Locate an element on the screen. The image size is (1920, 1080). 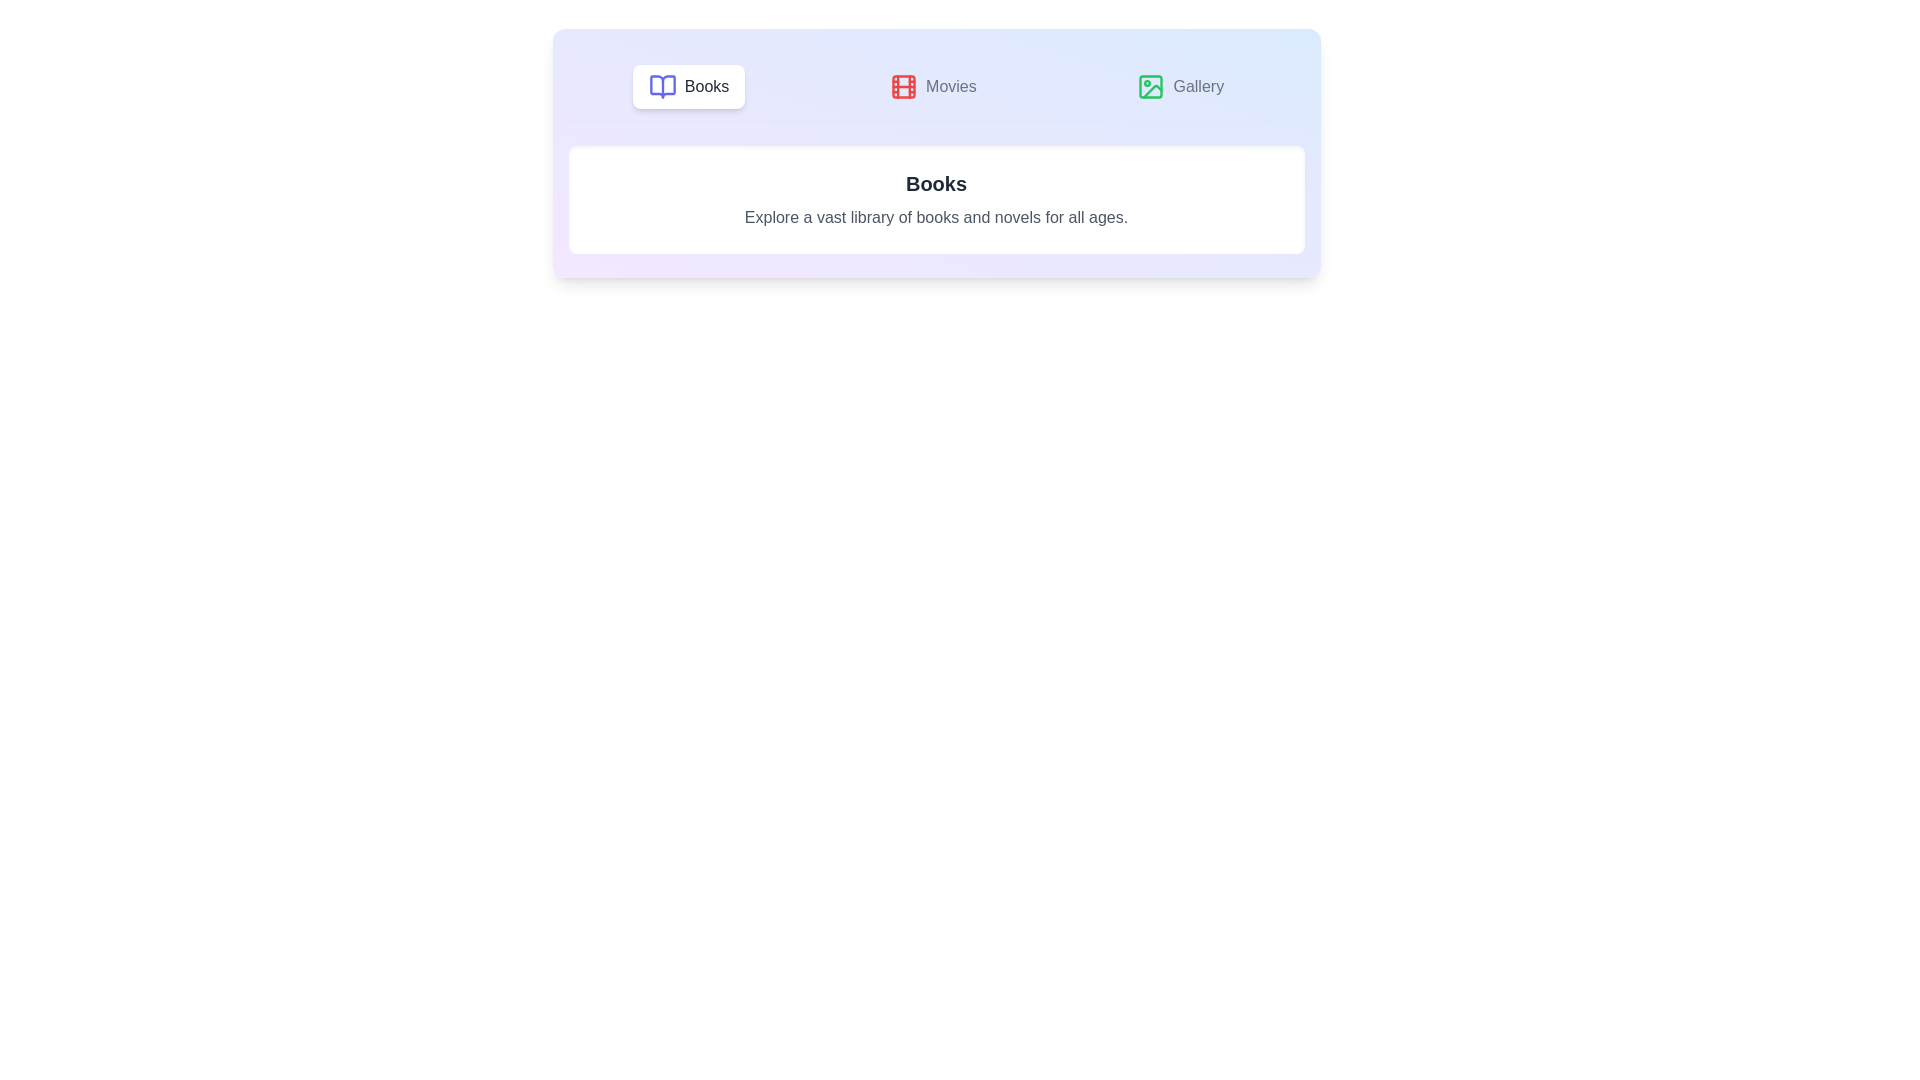
the Movies tab by clicking its button is located at coordinates (932, 86).